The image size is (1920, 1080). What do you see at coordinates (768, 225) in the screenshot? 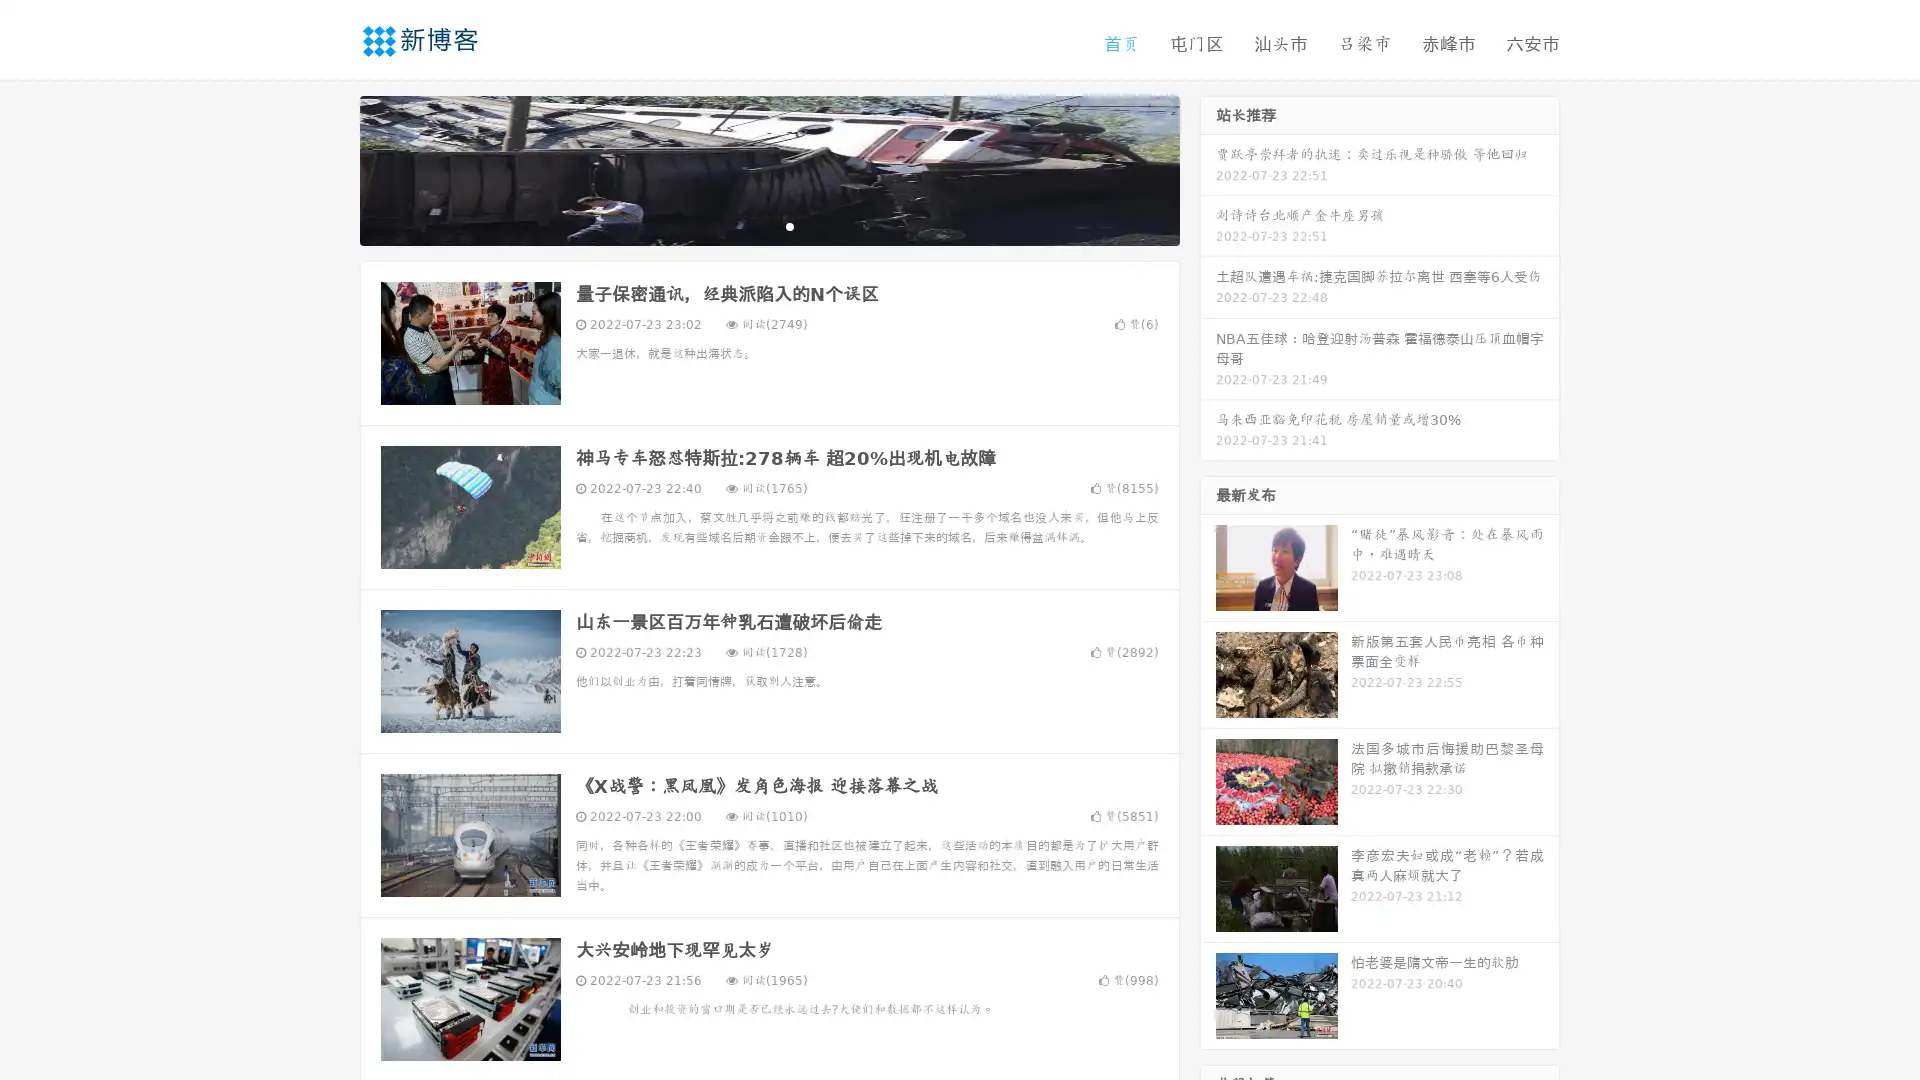
I see `Go to slide 2` at bounding box center [768, 225].